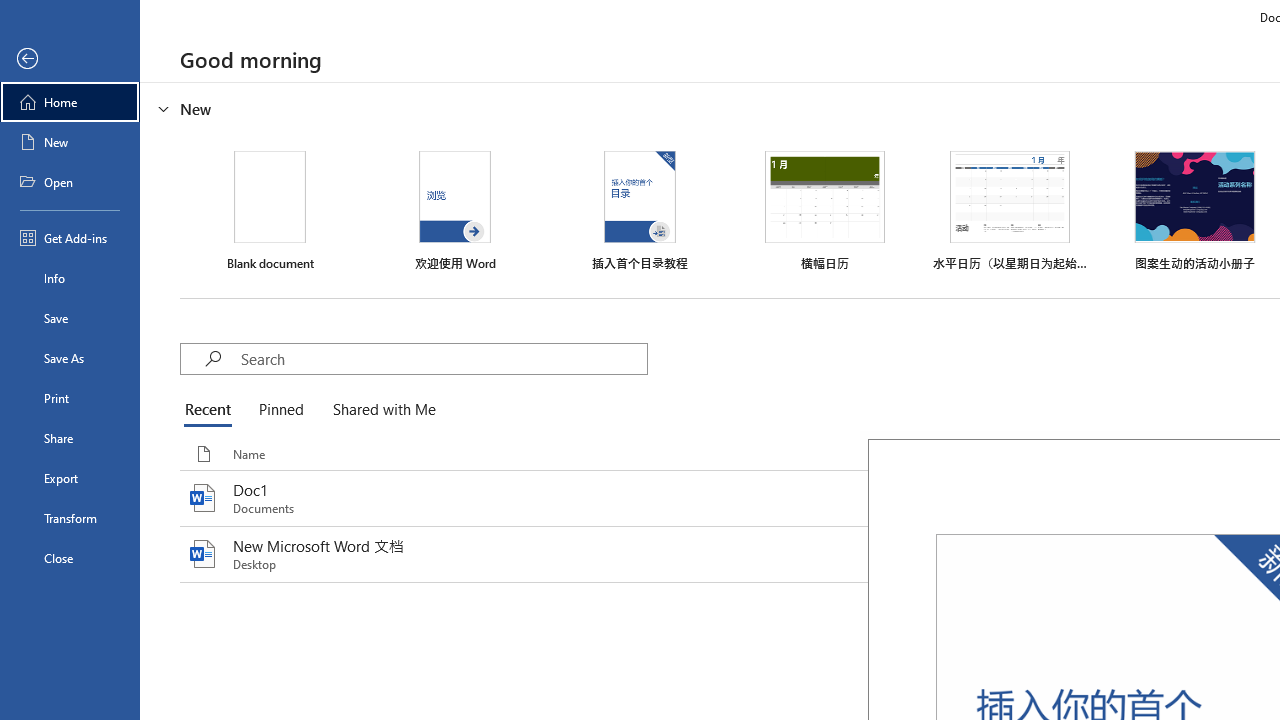 Image resolution: width=1280 pixels, height=720 pixels. I want to click on 'Hide or show region', so click(164, 109).